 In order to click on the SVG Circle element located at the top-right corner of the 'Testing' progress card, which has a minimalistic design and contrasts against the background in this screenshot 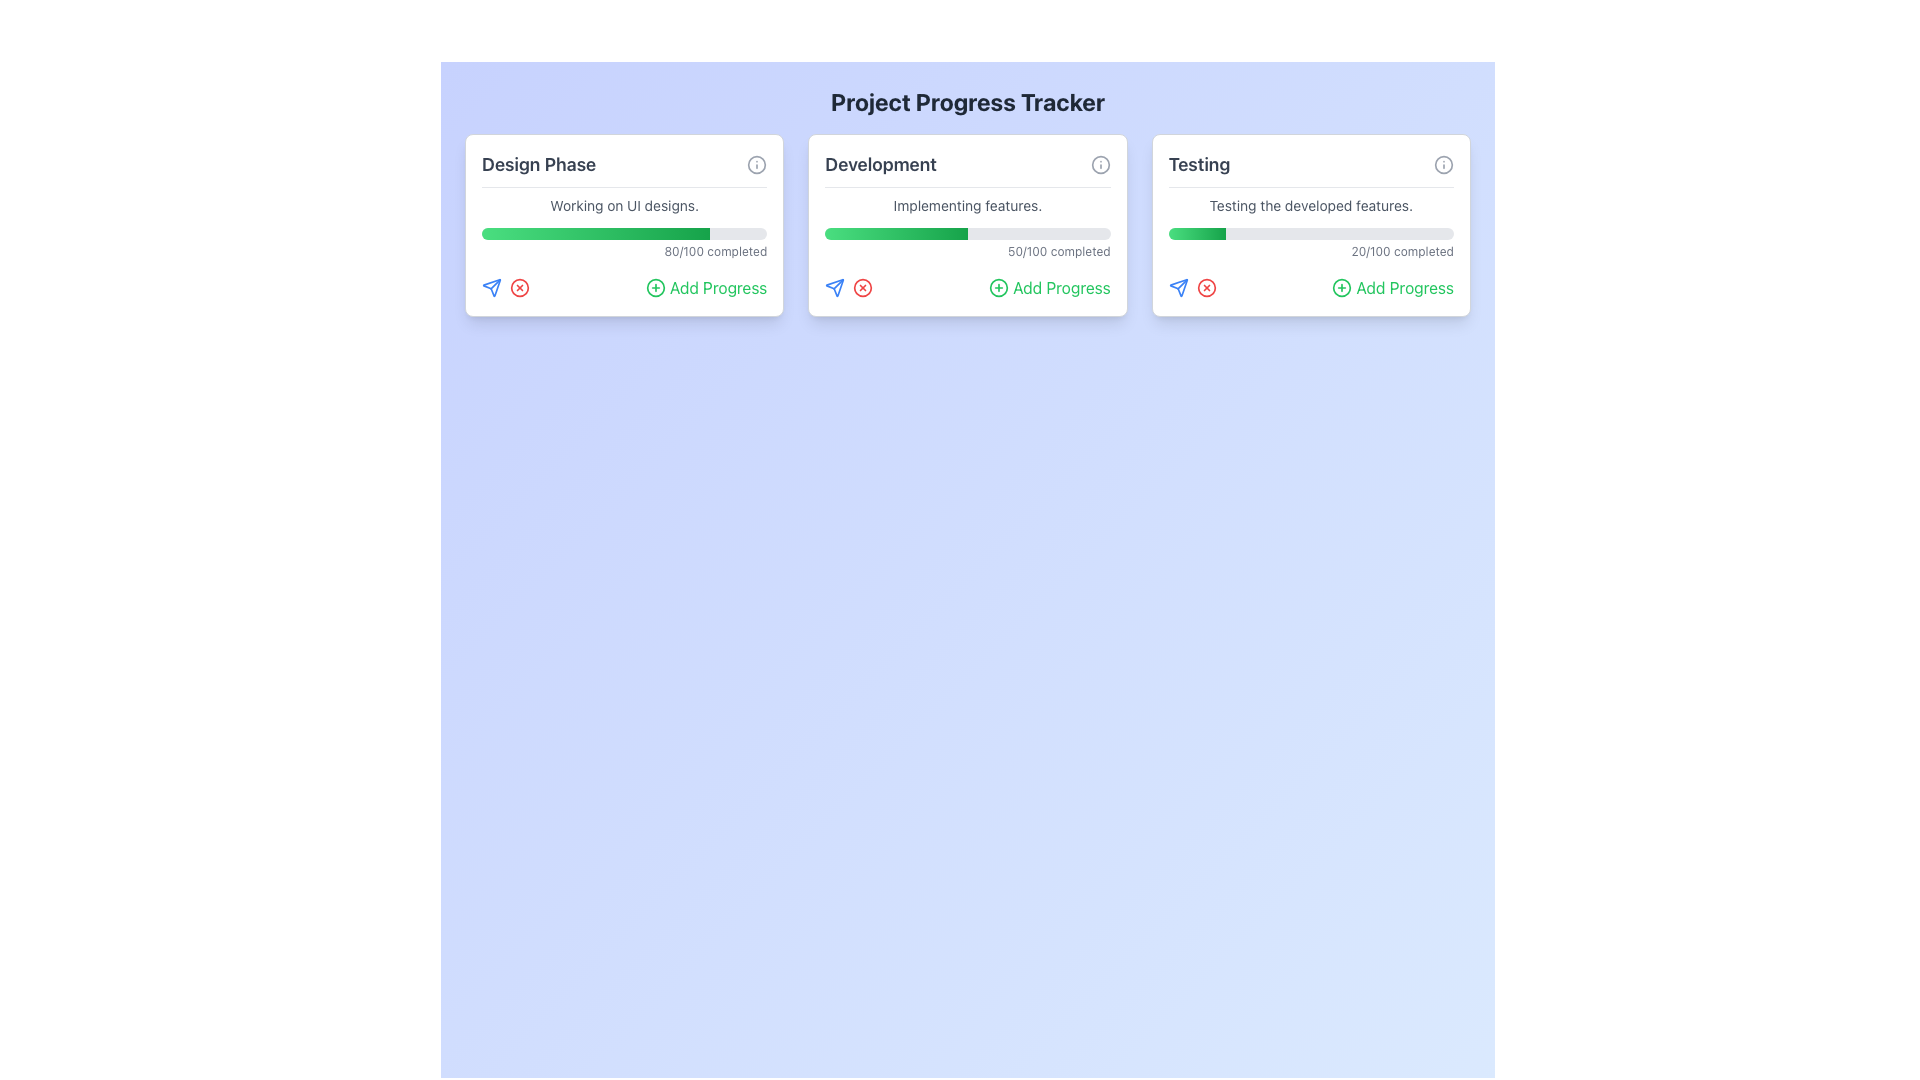, I will do `click(1444, 164)`.